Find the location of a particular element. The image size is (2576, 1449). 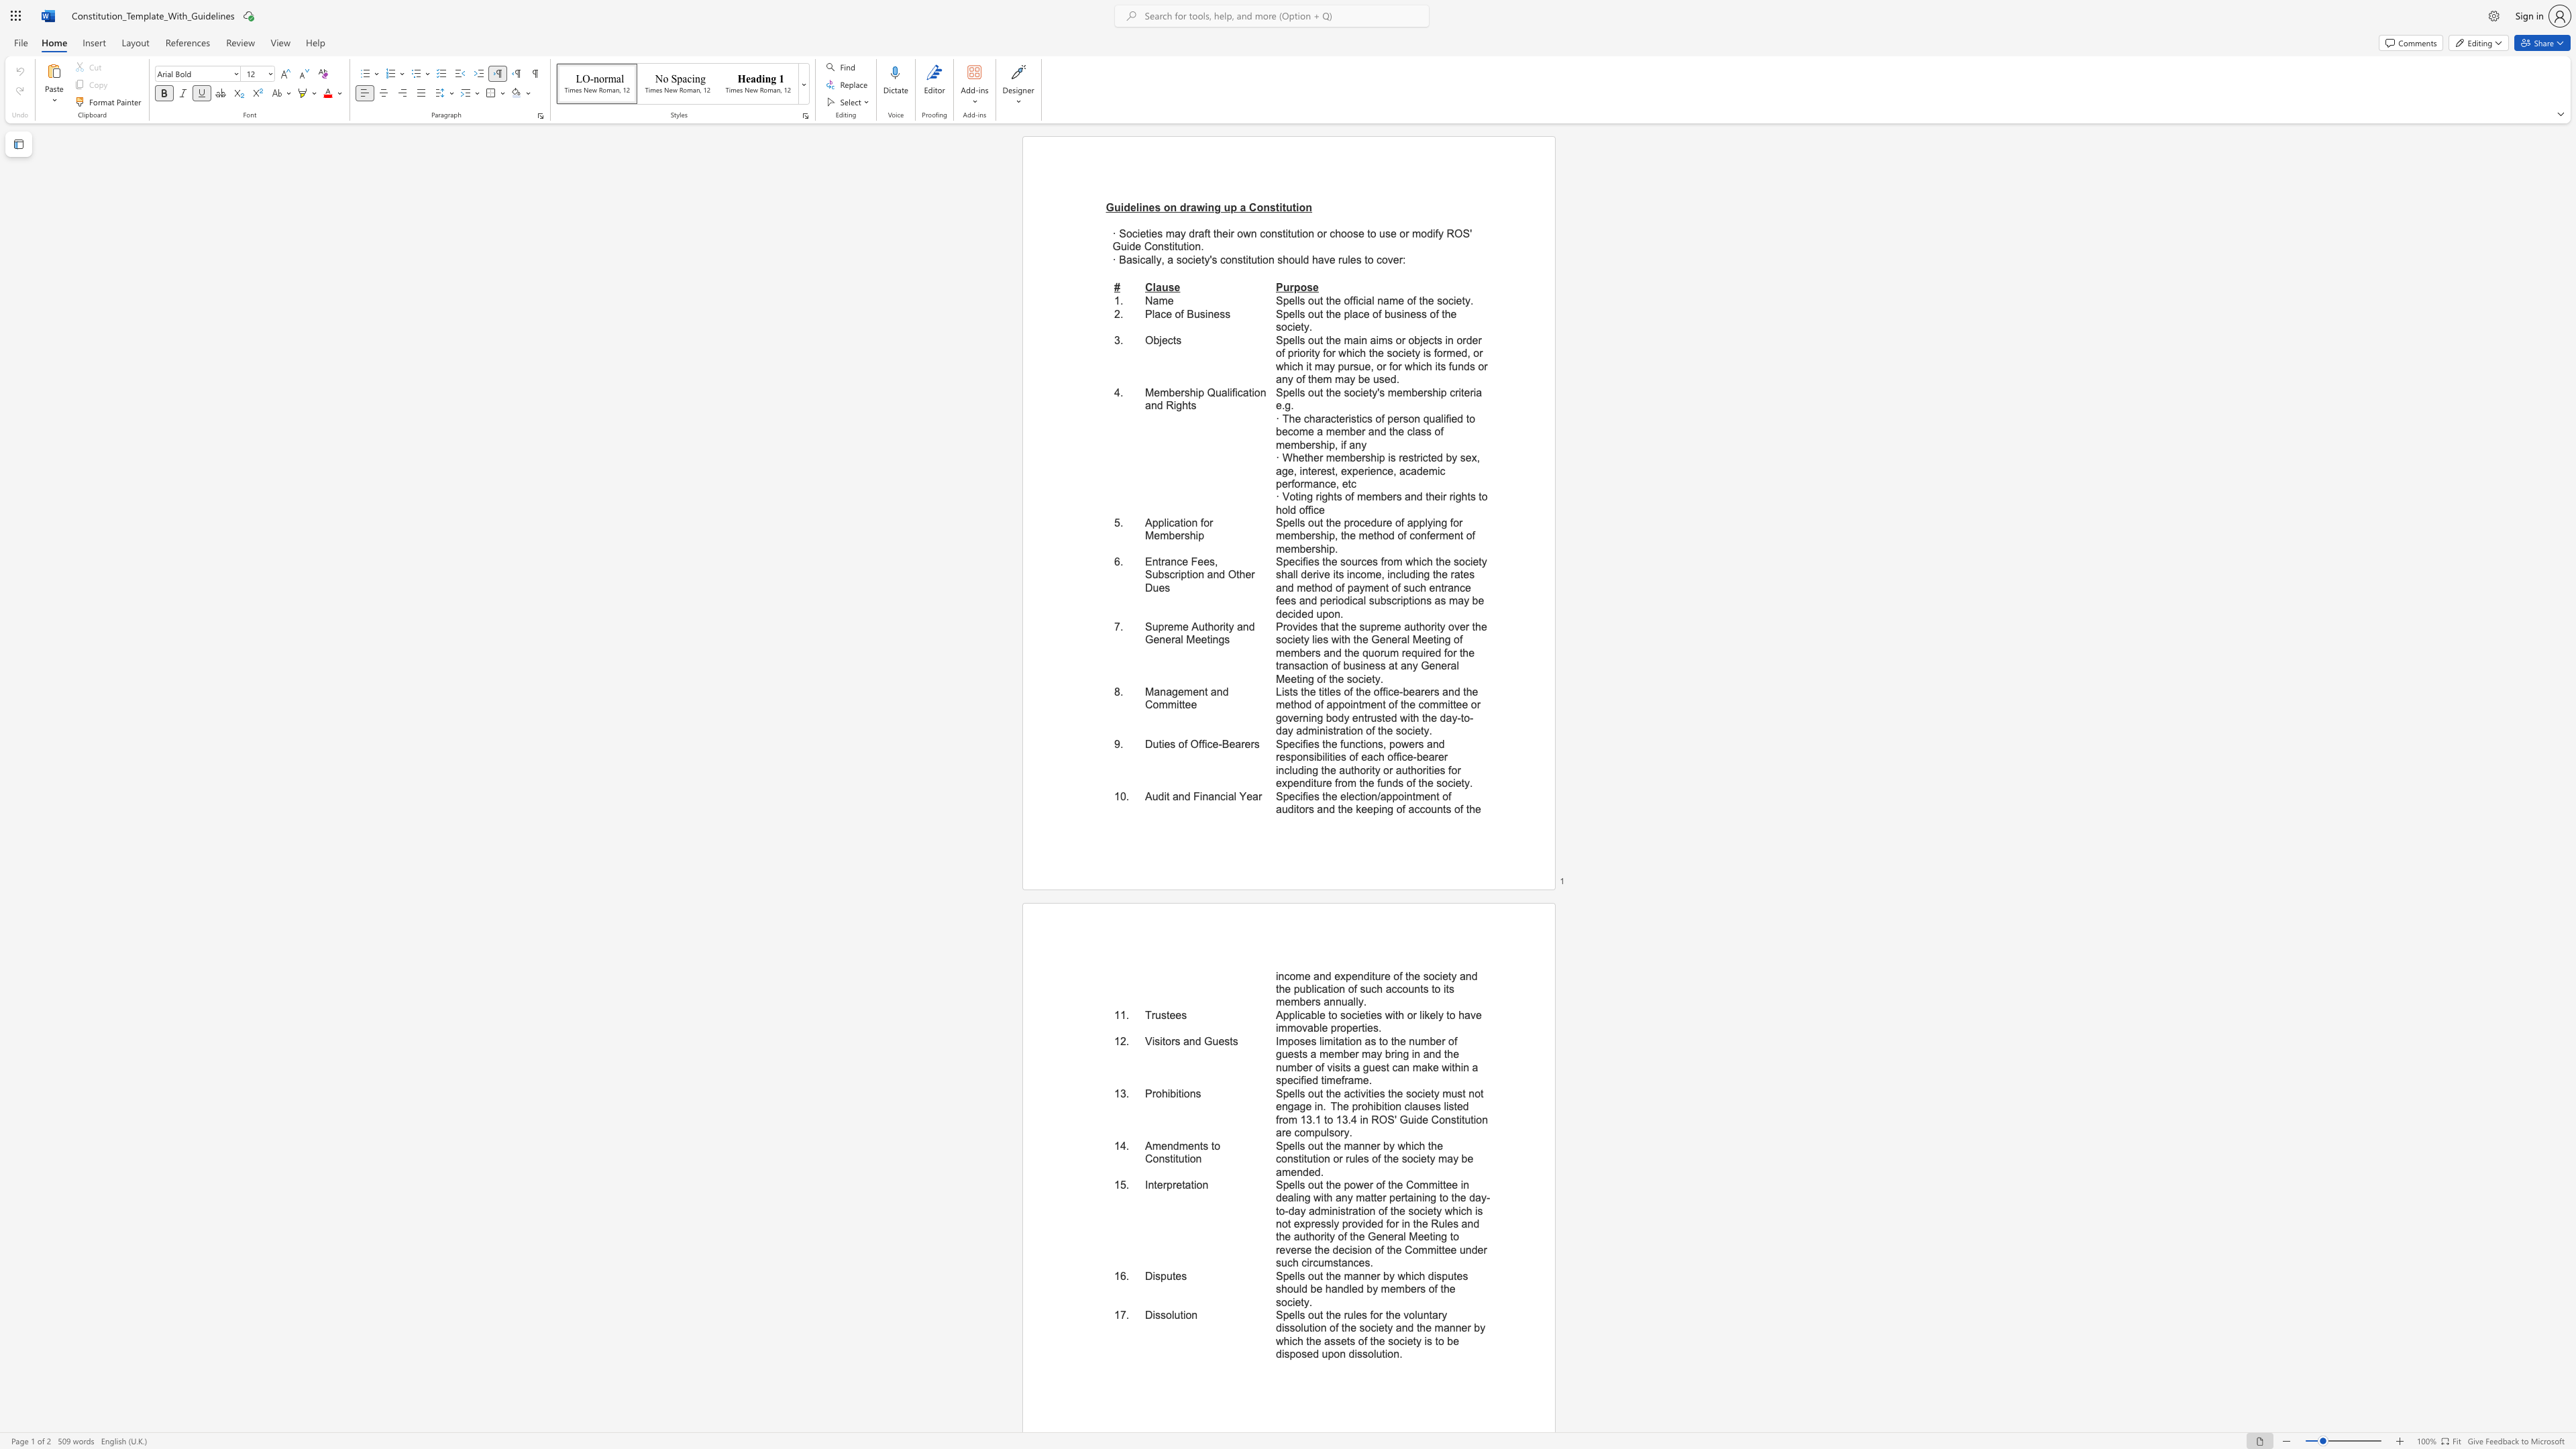

the subset text "ral" within the text "Supreme Authority and General Meetings" is located at coordinates (1171, 639).